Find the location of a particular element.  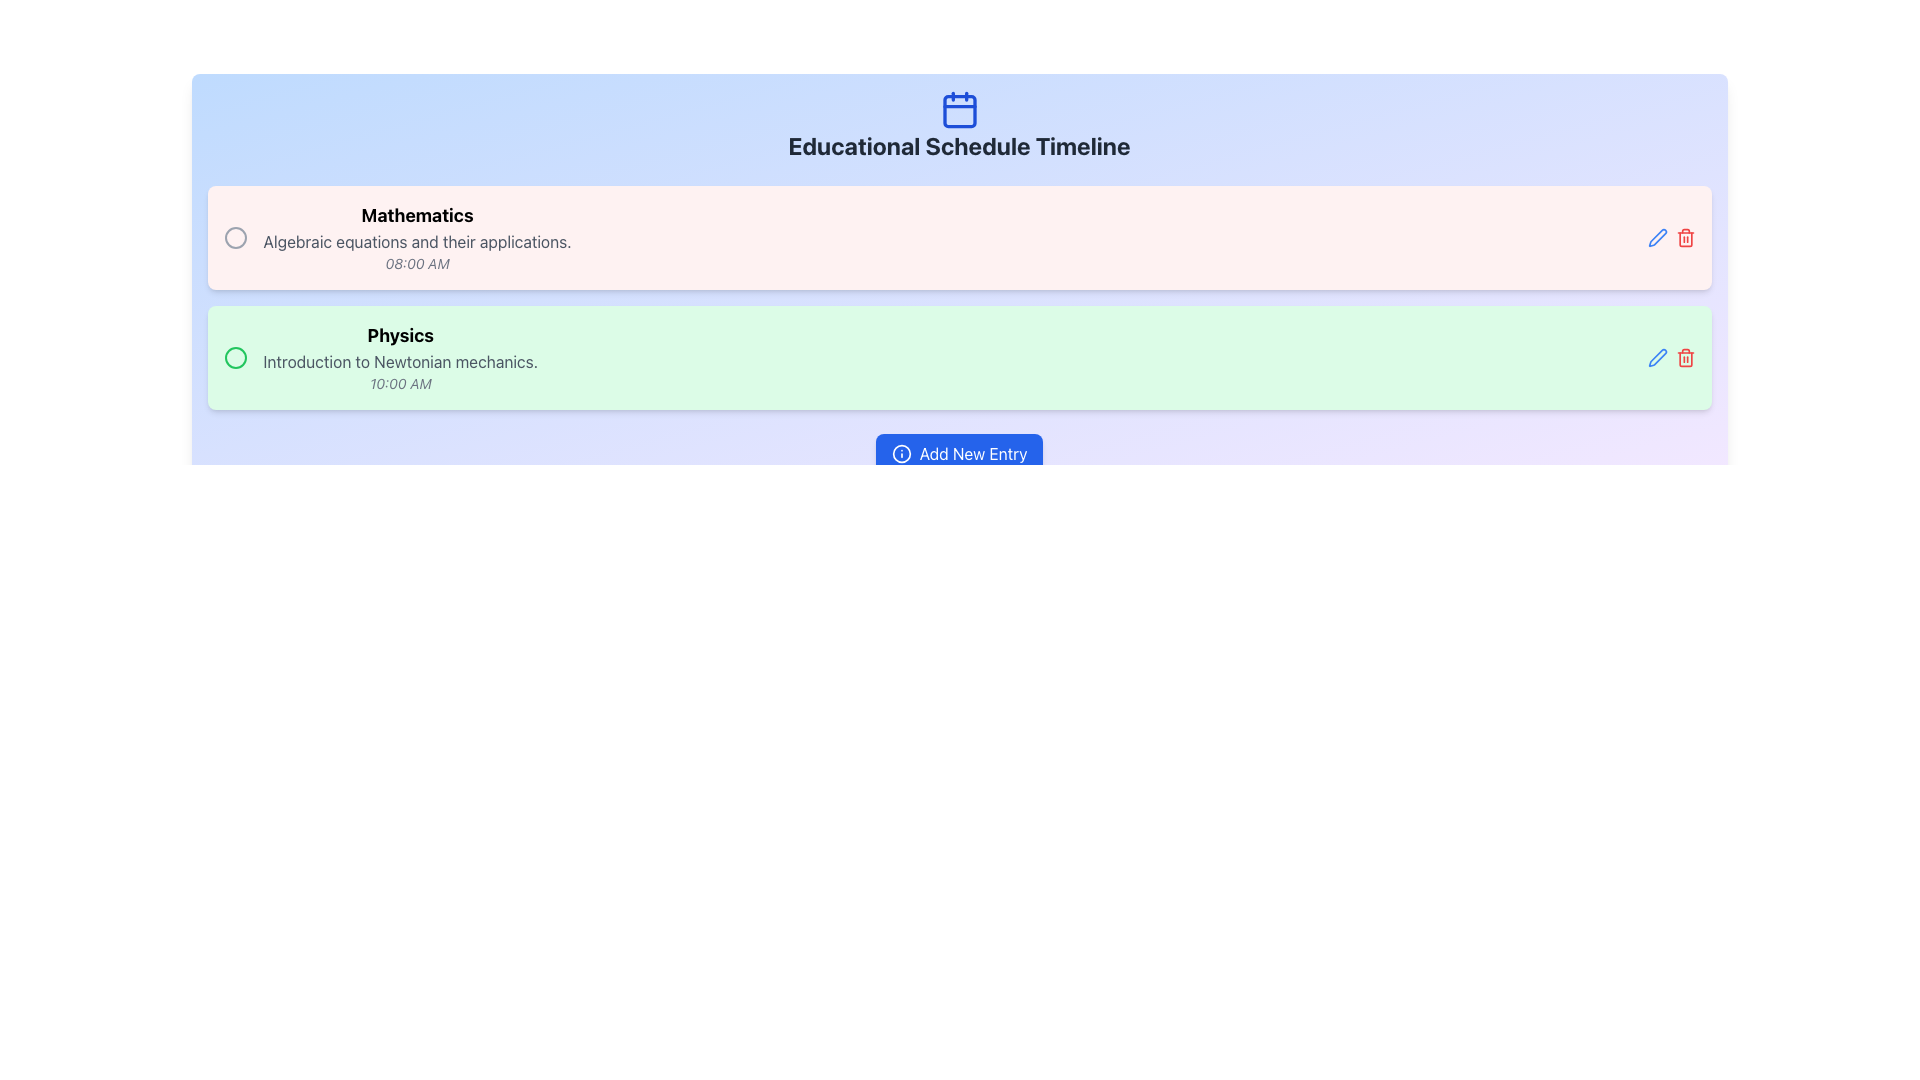

the title or heading text that indicates the purpose of the educational schedule timeline, located at the top-center of the interface, below the calendar icon is located at coordinates (958, 145).